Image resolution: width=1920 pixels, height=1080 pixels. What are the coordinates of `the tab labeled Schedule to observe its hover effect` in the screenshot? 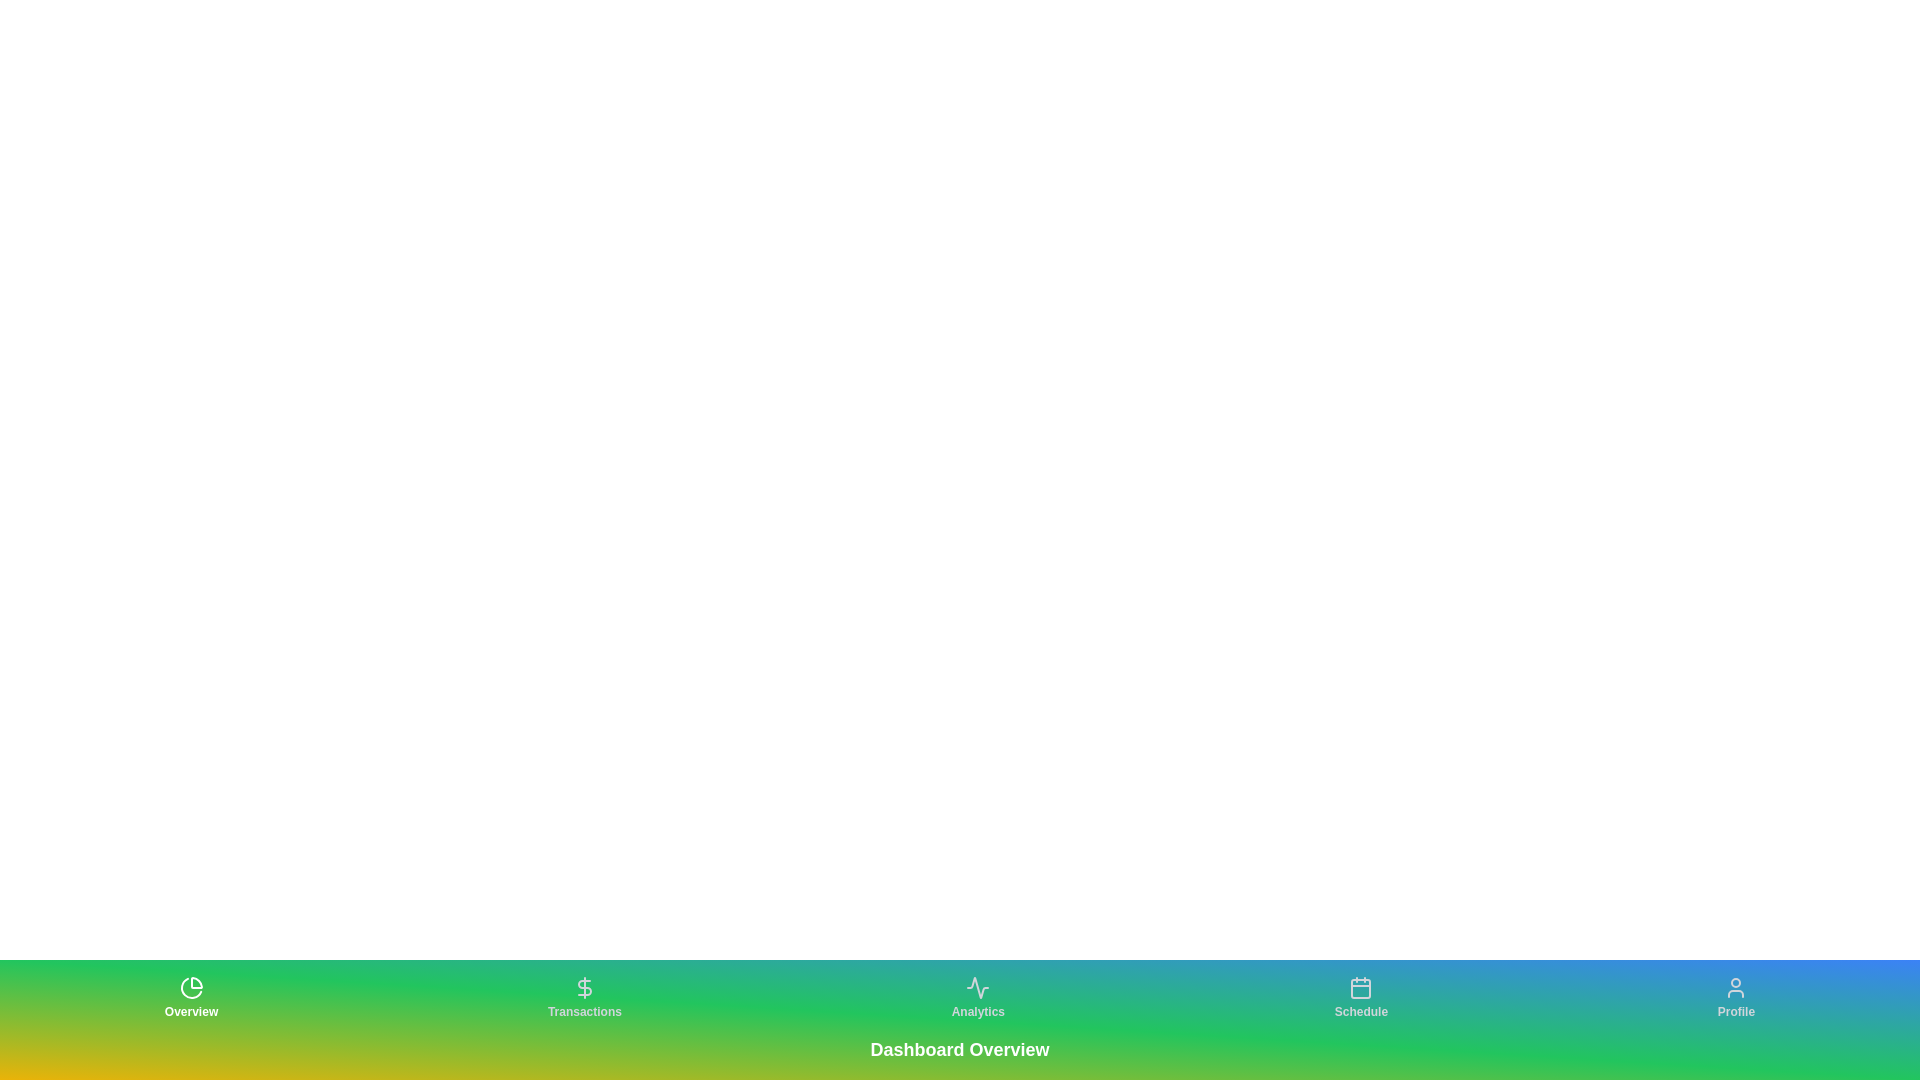 It's located at (1360, 998).